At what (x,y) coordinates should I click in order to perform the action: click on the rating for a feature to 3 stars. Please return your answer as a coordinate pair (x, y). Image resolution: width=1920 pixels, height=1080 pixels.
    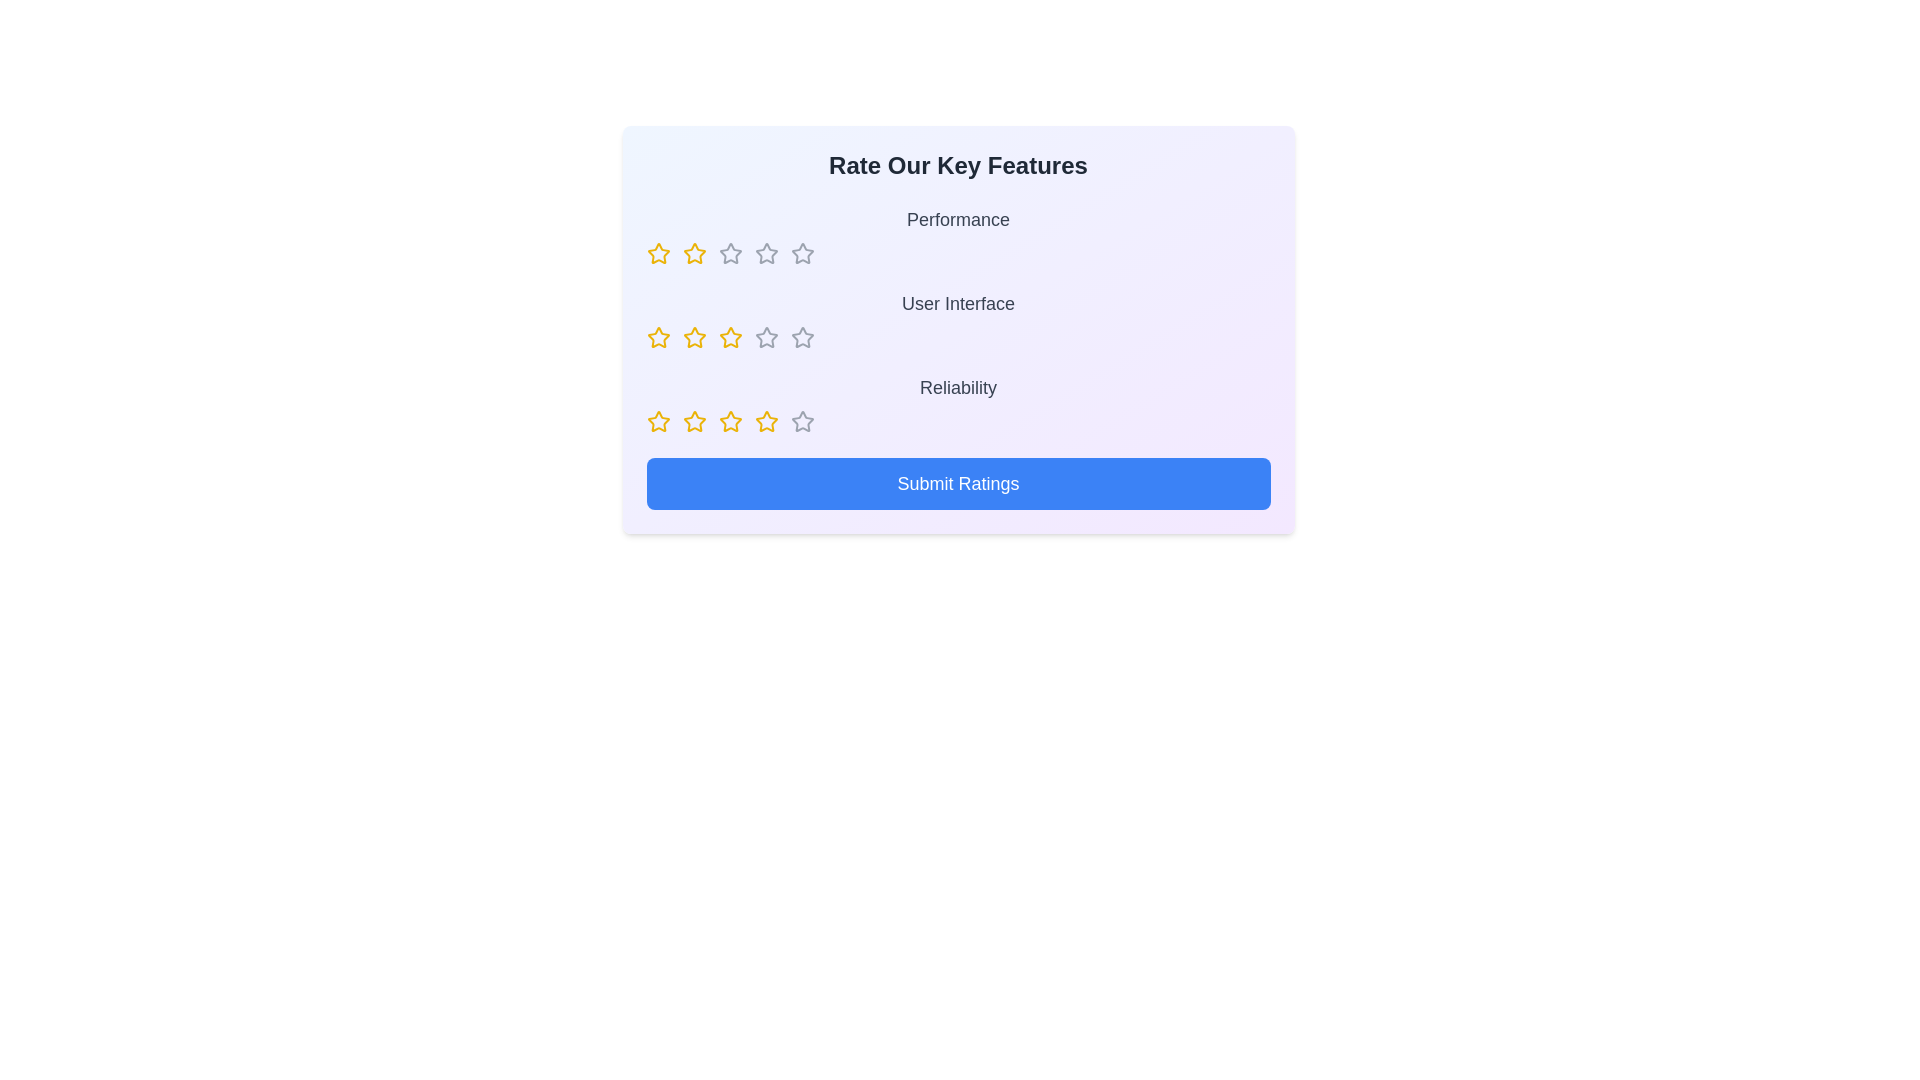
    Looking at the image, I should click on (729, 253).